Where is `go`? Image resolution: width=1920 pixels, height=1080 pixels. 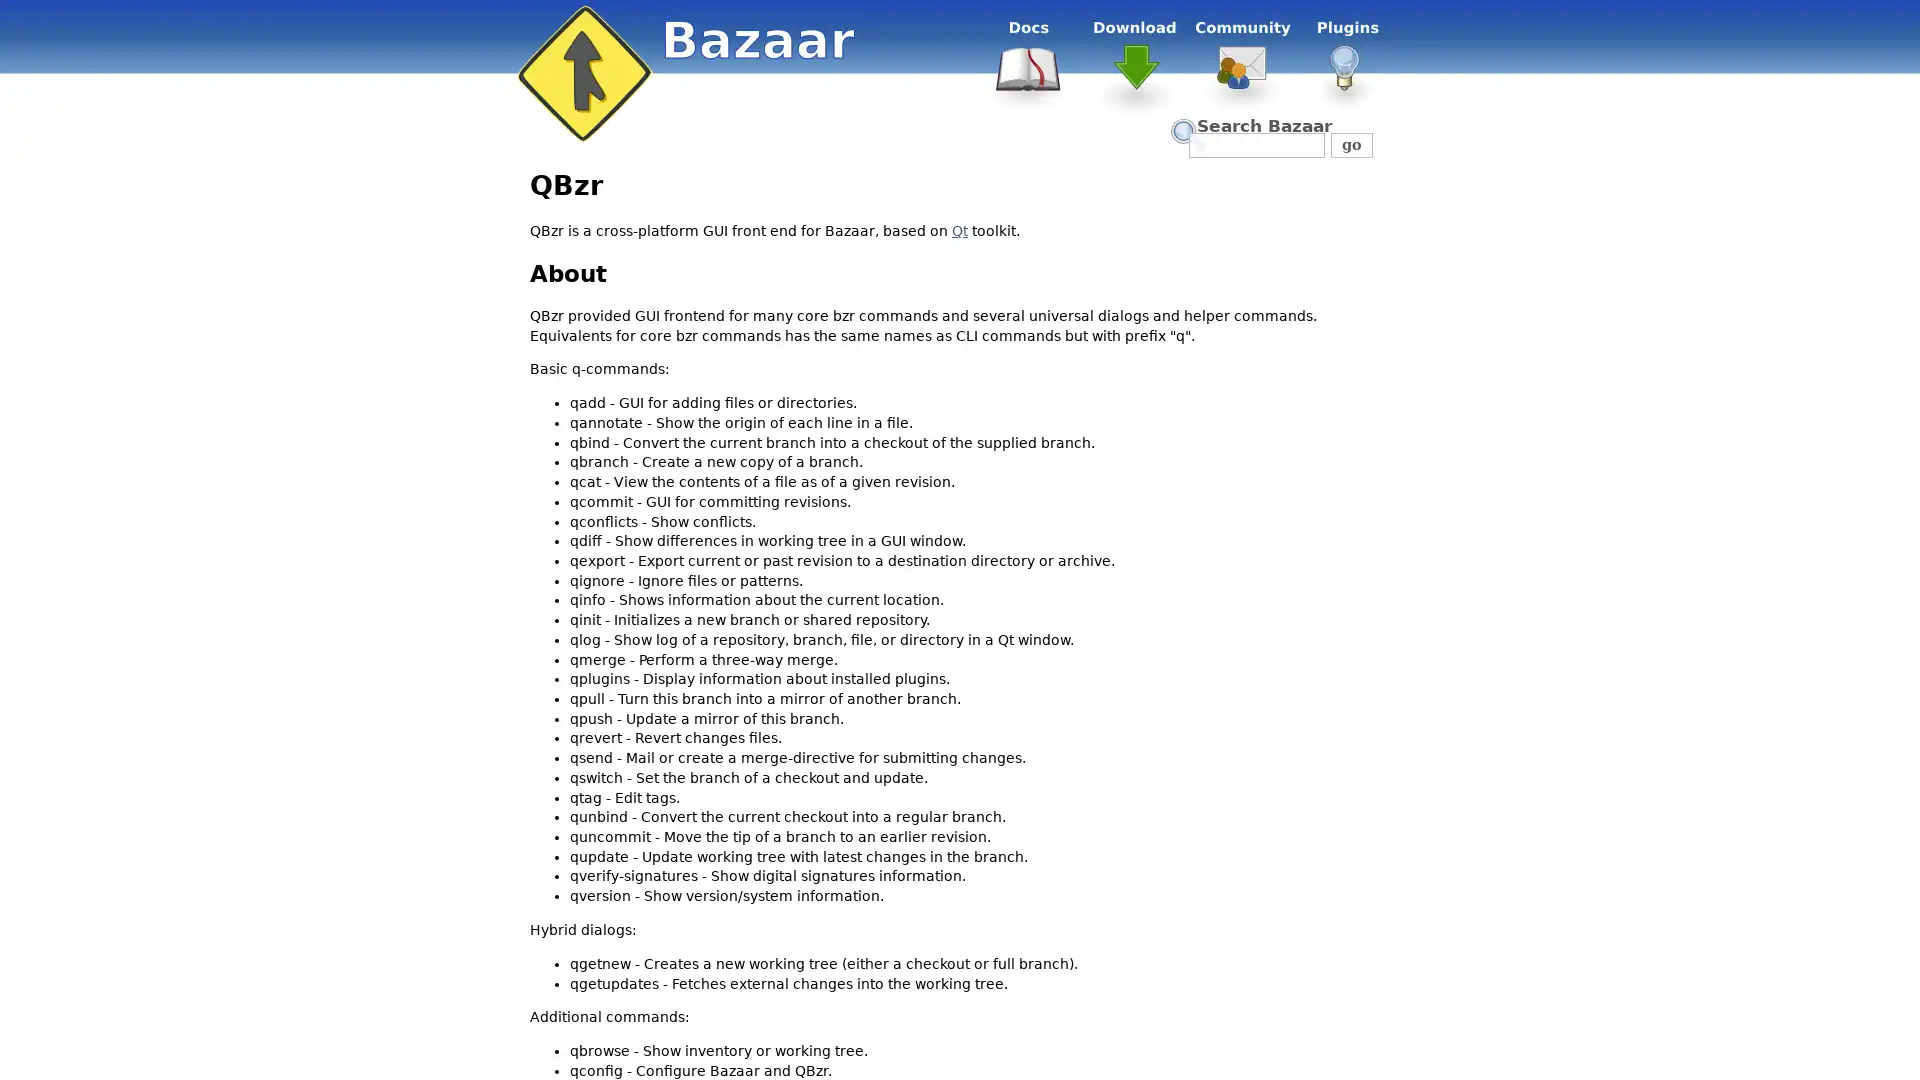 go is located at coordinates (1351, 144).